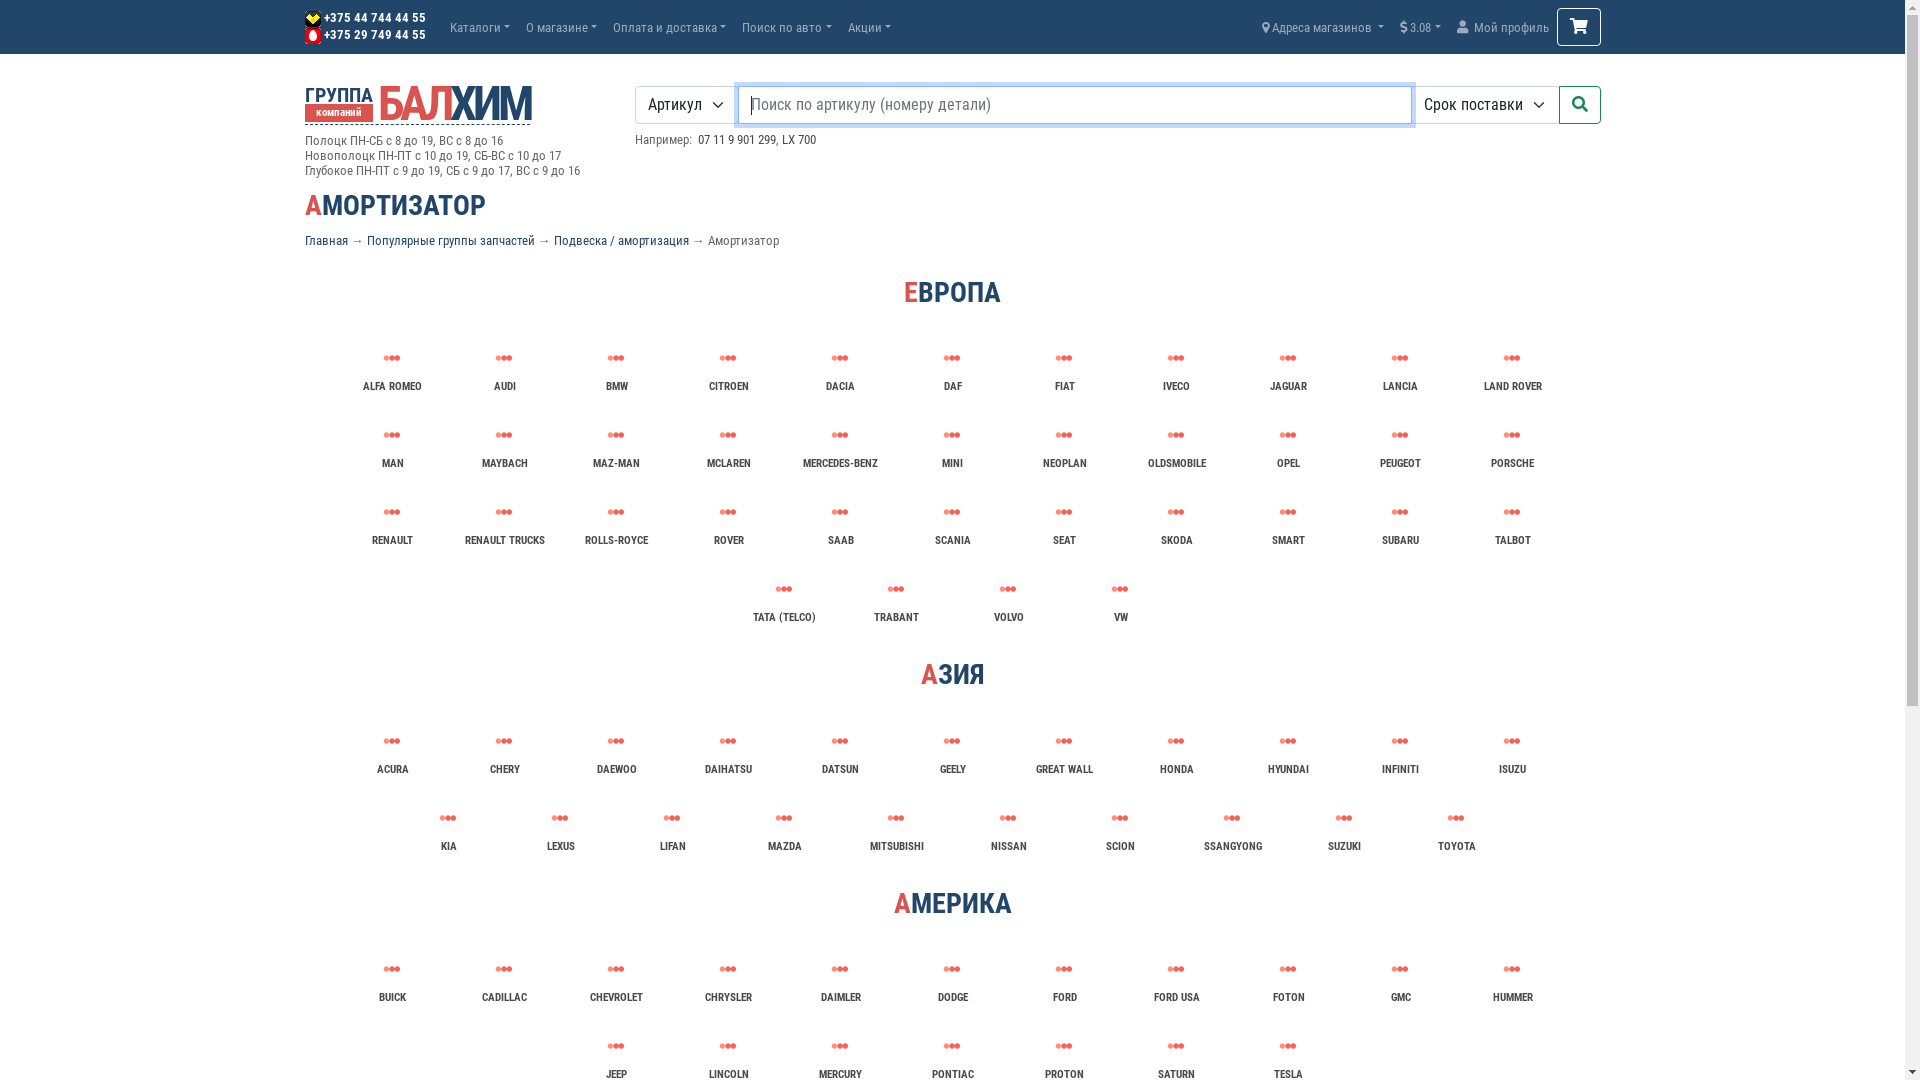 The width and height of the screenshot is (1920, 1080). Describe the element at coordinates (1288, 441) in the screenshot. I see `'OPEL'` at that location.